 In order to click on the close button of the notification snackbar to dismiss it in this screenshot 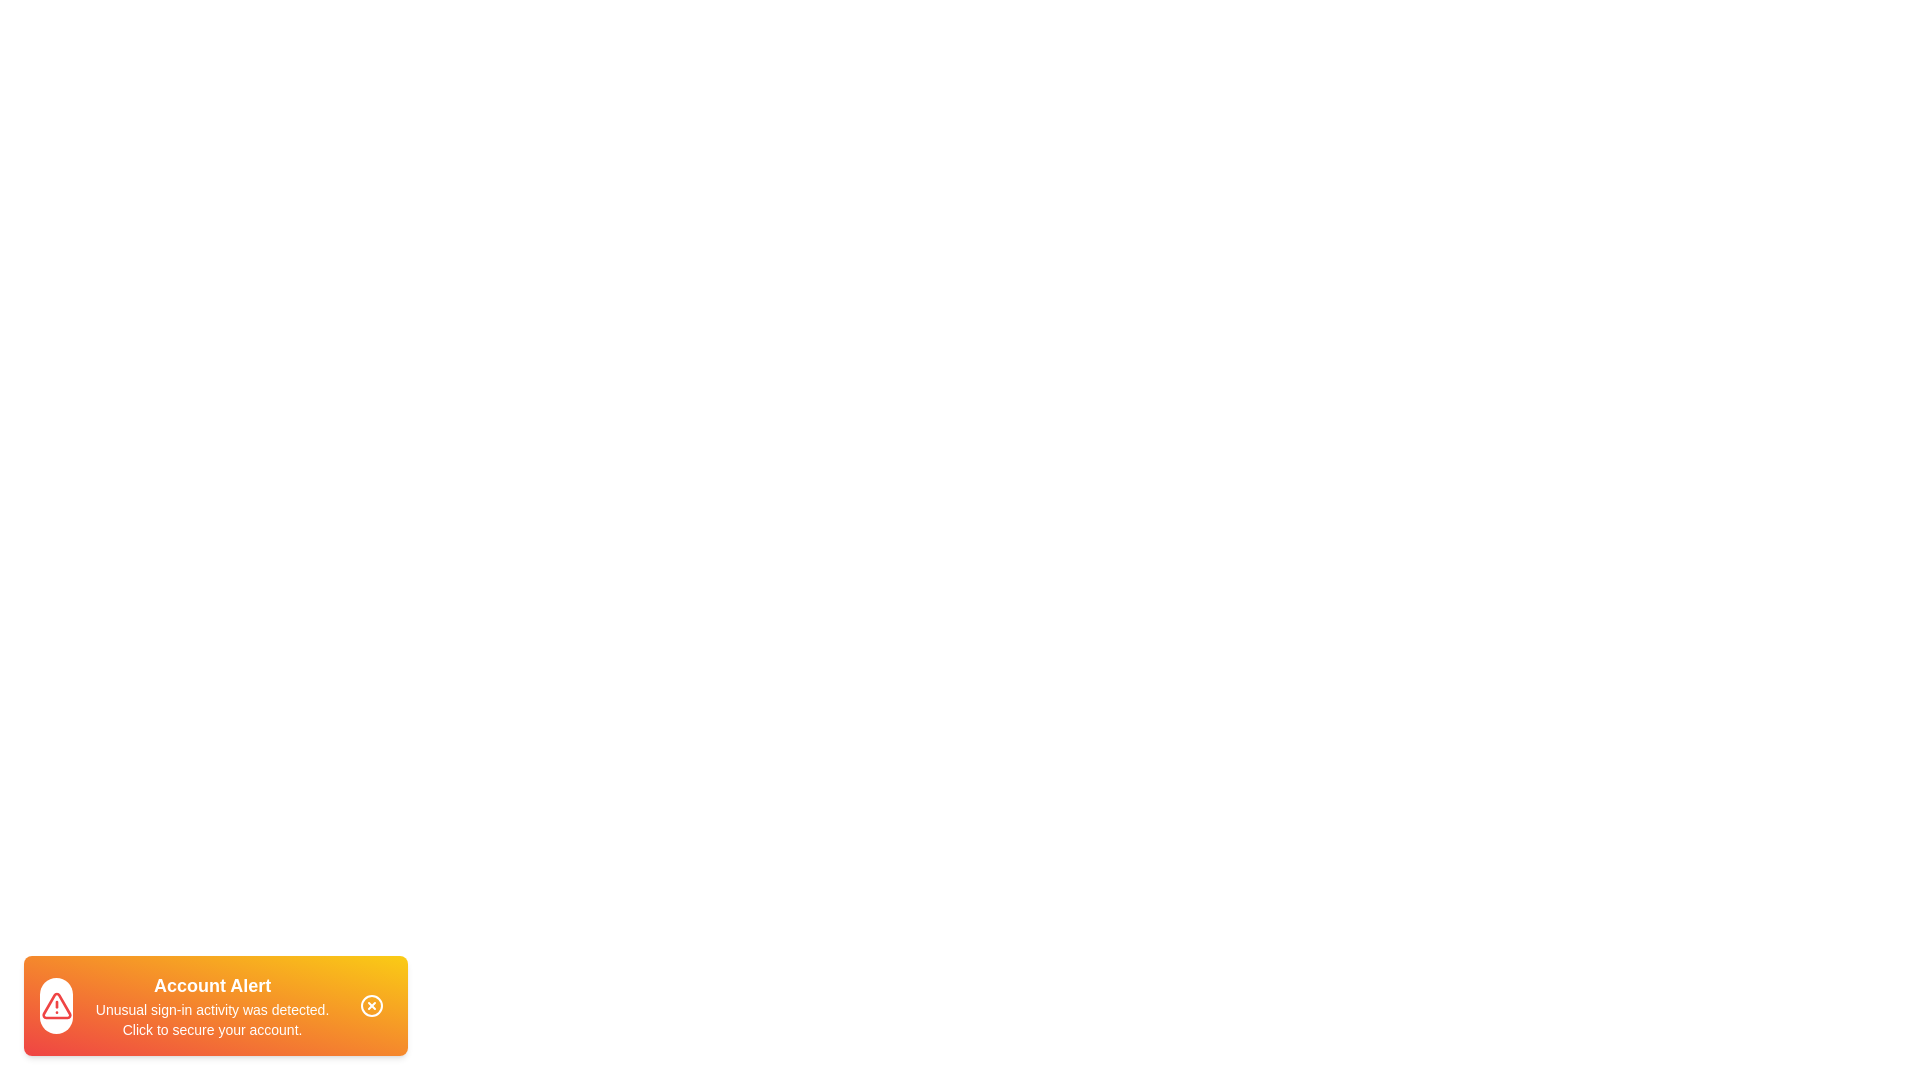, I will do `click(372, 1006)`.